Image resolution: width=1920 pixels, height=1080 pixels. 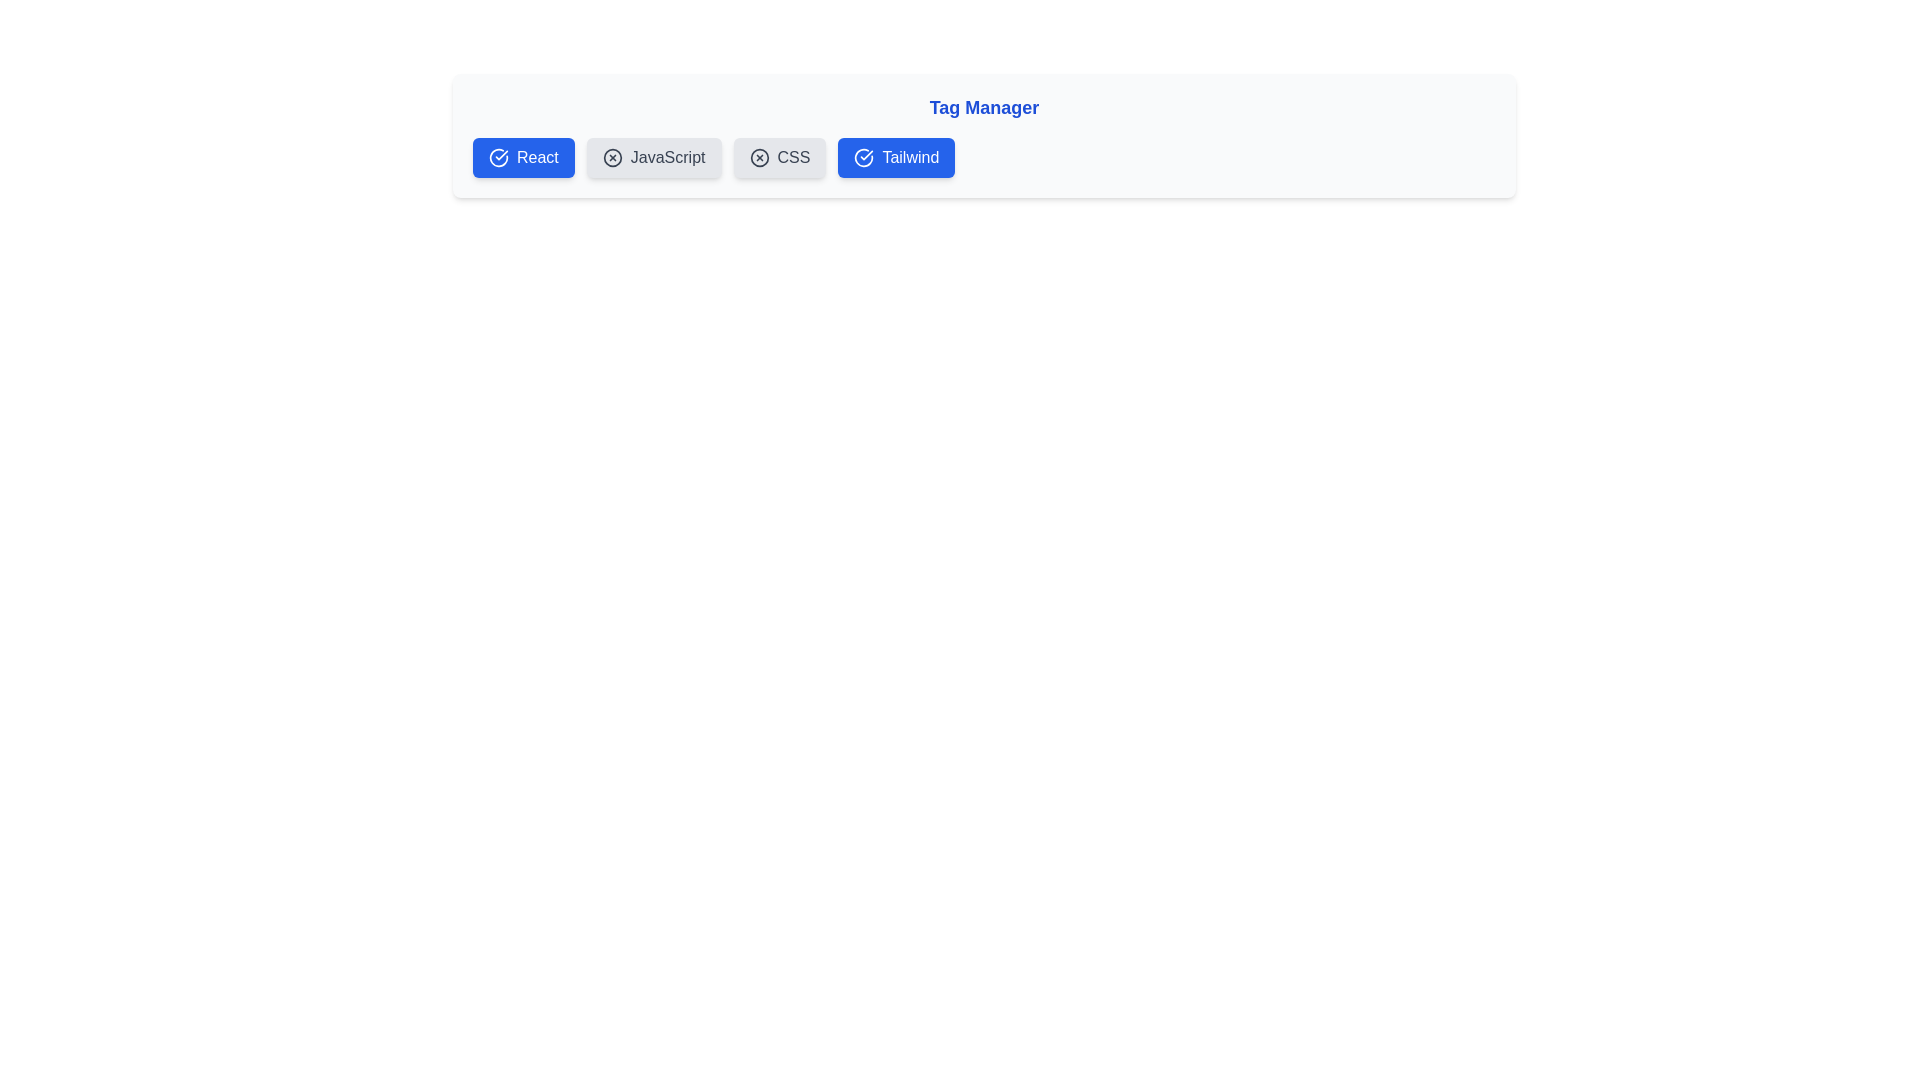 What do you see at coordinates (895, 157) in the screenshot?
I see `the tag labeled Tailwind` at bounding box center [895, 157].